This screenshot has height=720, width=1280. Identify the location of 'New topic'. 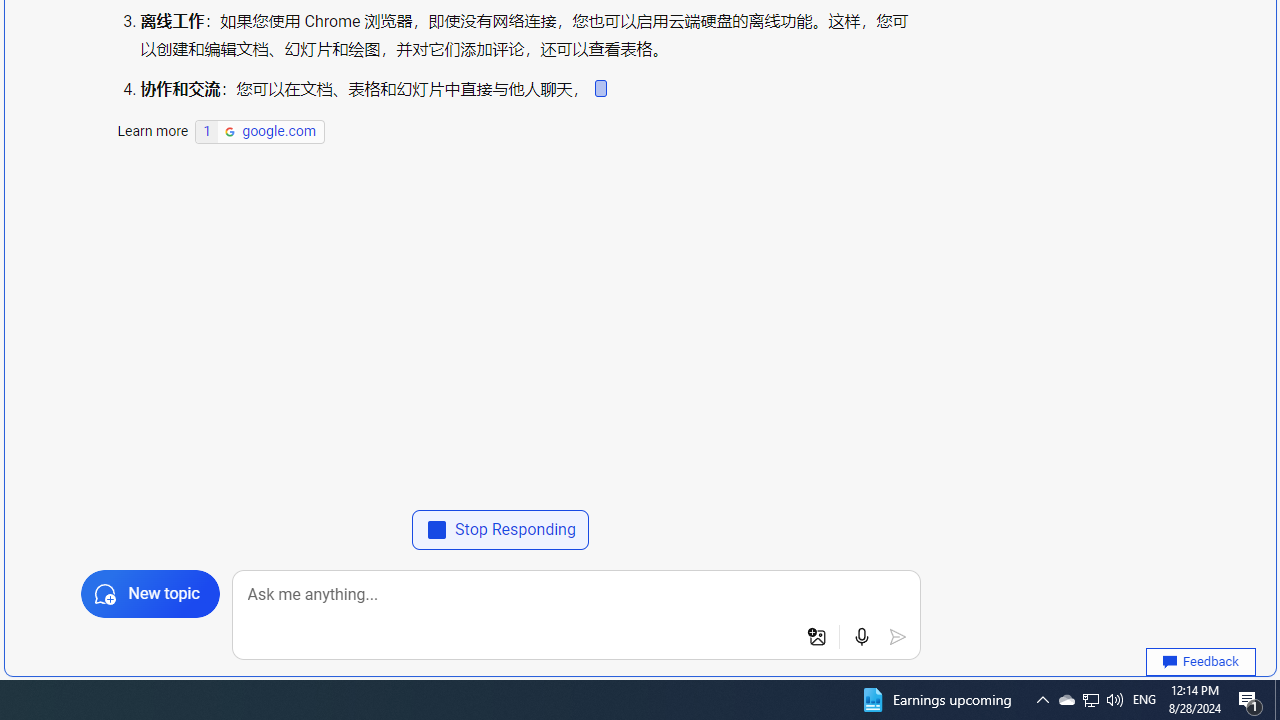
(148, 593).